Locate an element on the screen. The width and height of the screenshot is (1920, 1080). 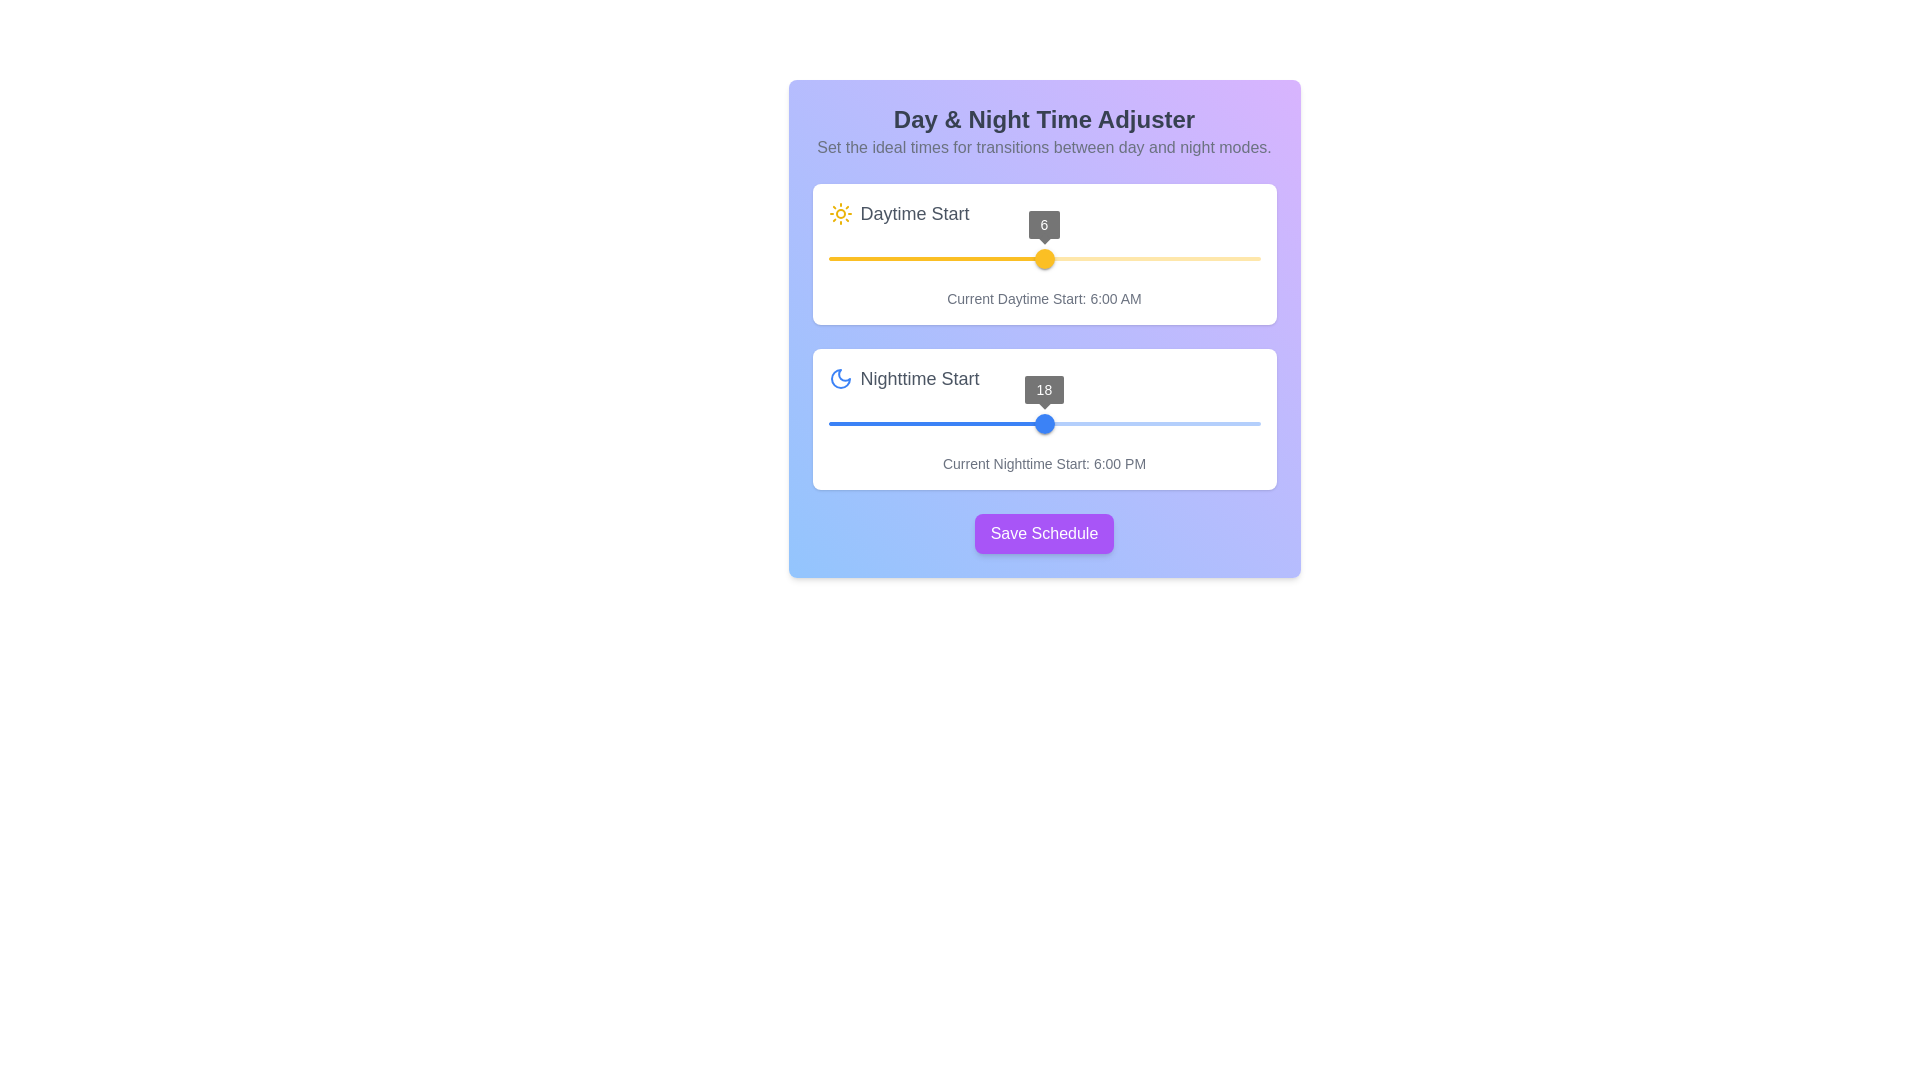
the slider rail element is located at coordinates (1043, 423).